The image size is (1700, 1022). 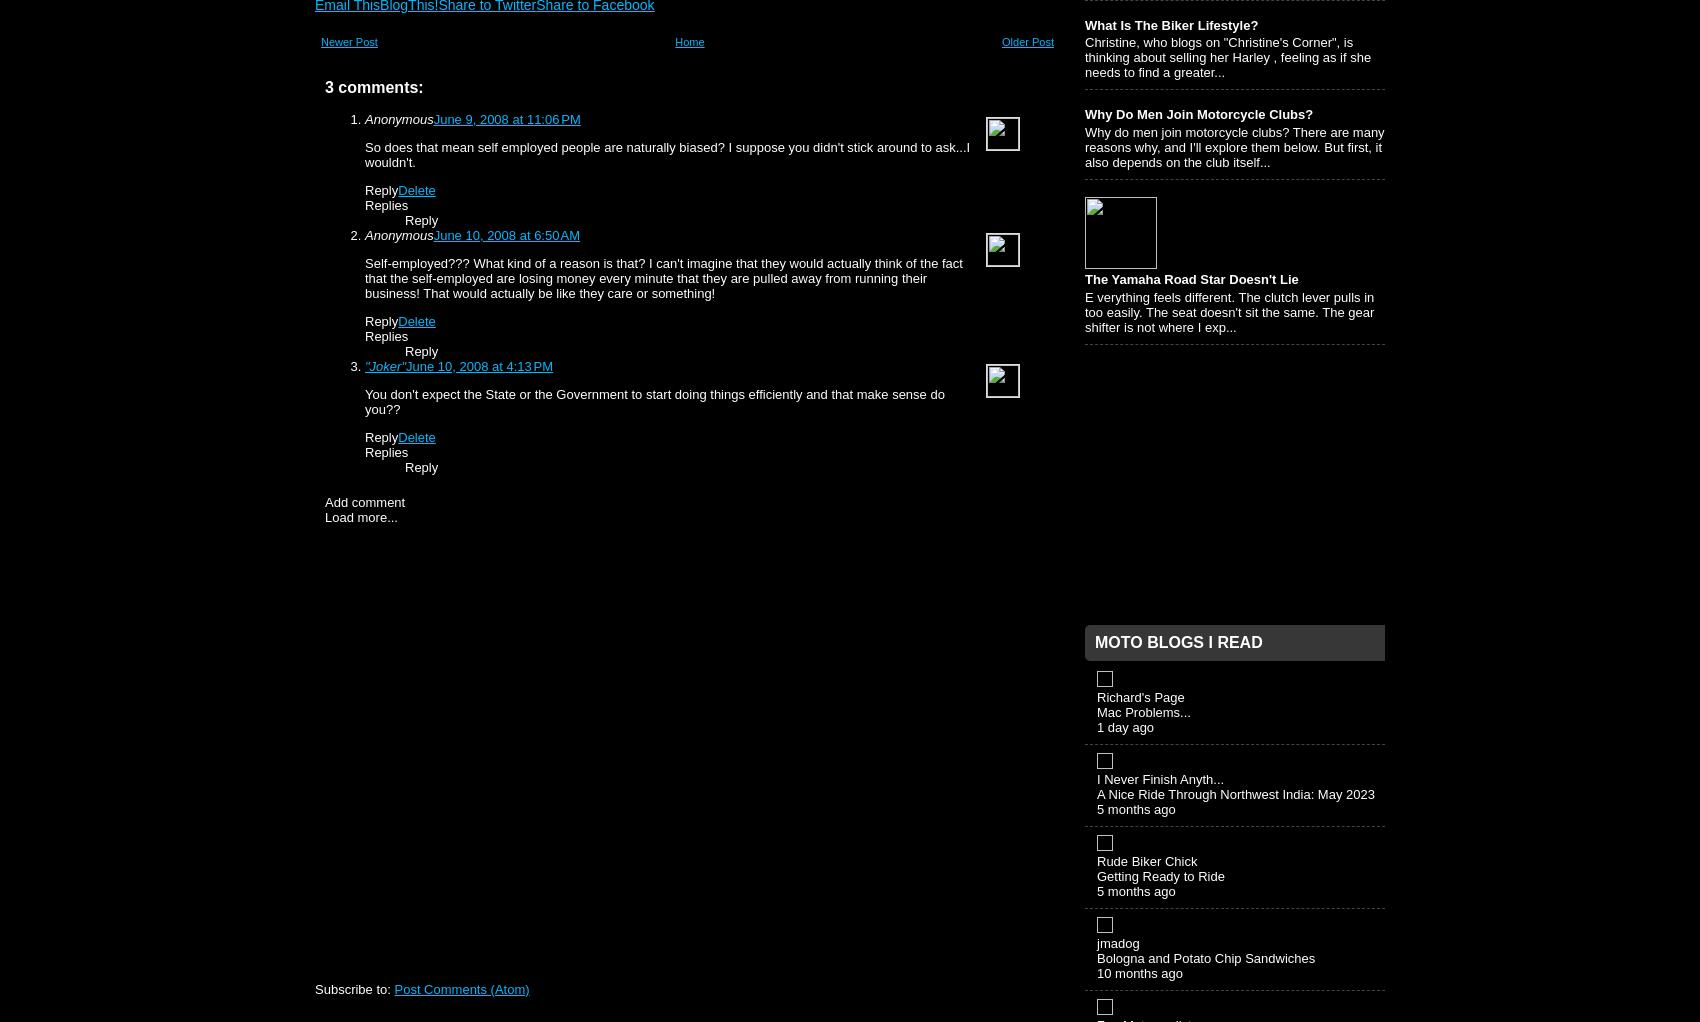 I want to click on '10 months ago', so click(x=1140, y=971).